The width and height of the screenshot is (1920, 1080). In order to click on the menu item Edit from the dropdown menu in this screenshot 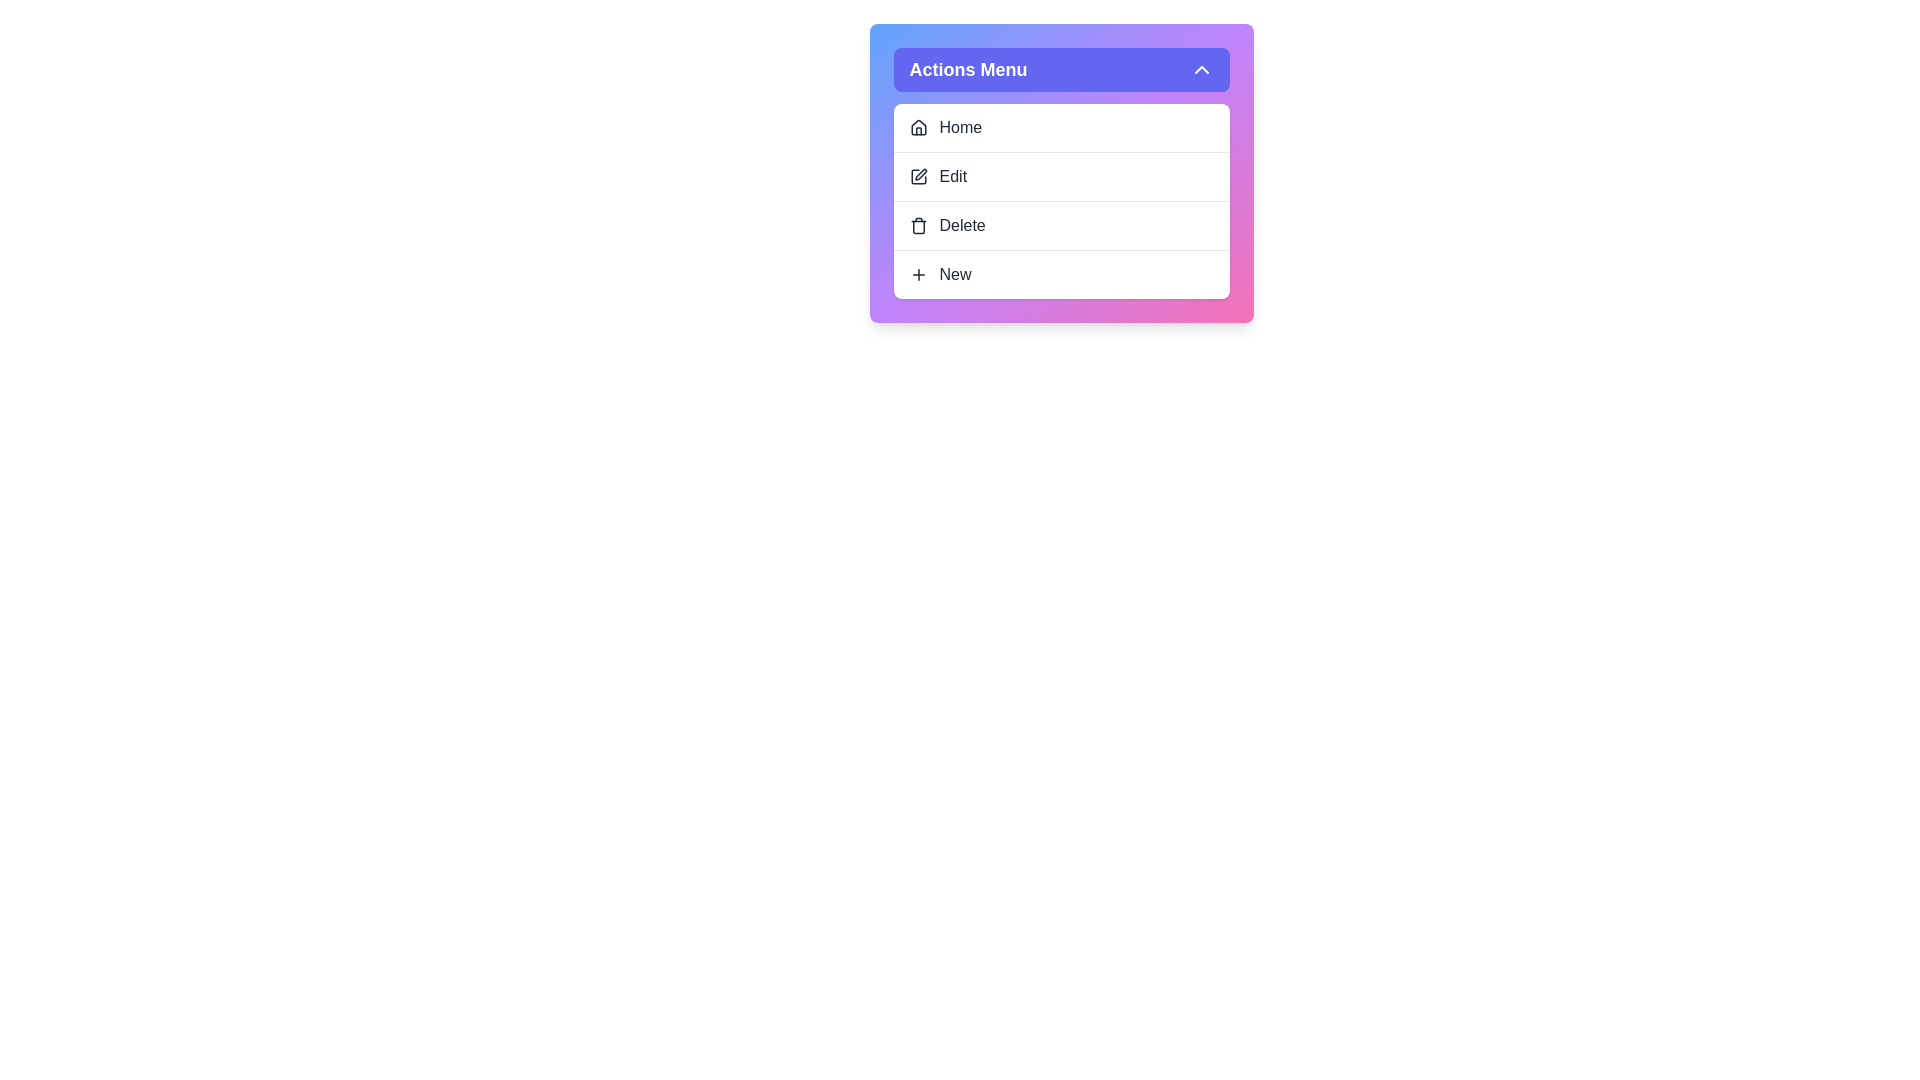, I will do `click(1060, 175)`.